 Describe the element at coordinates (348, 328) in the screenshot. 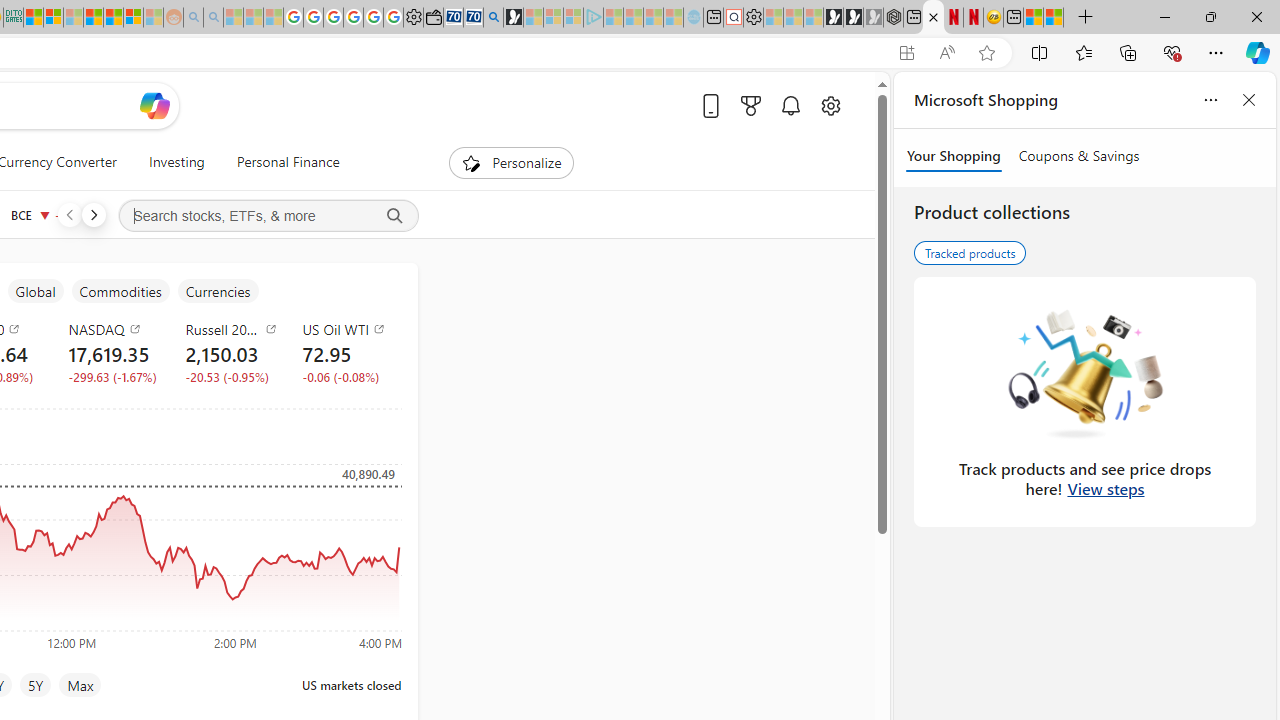

I see `'US Oil WTI'` at that location.